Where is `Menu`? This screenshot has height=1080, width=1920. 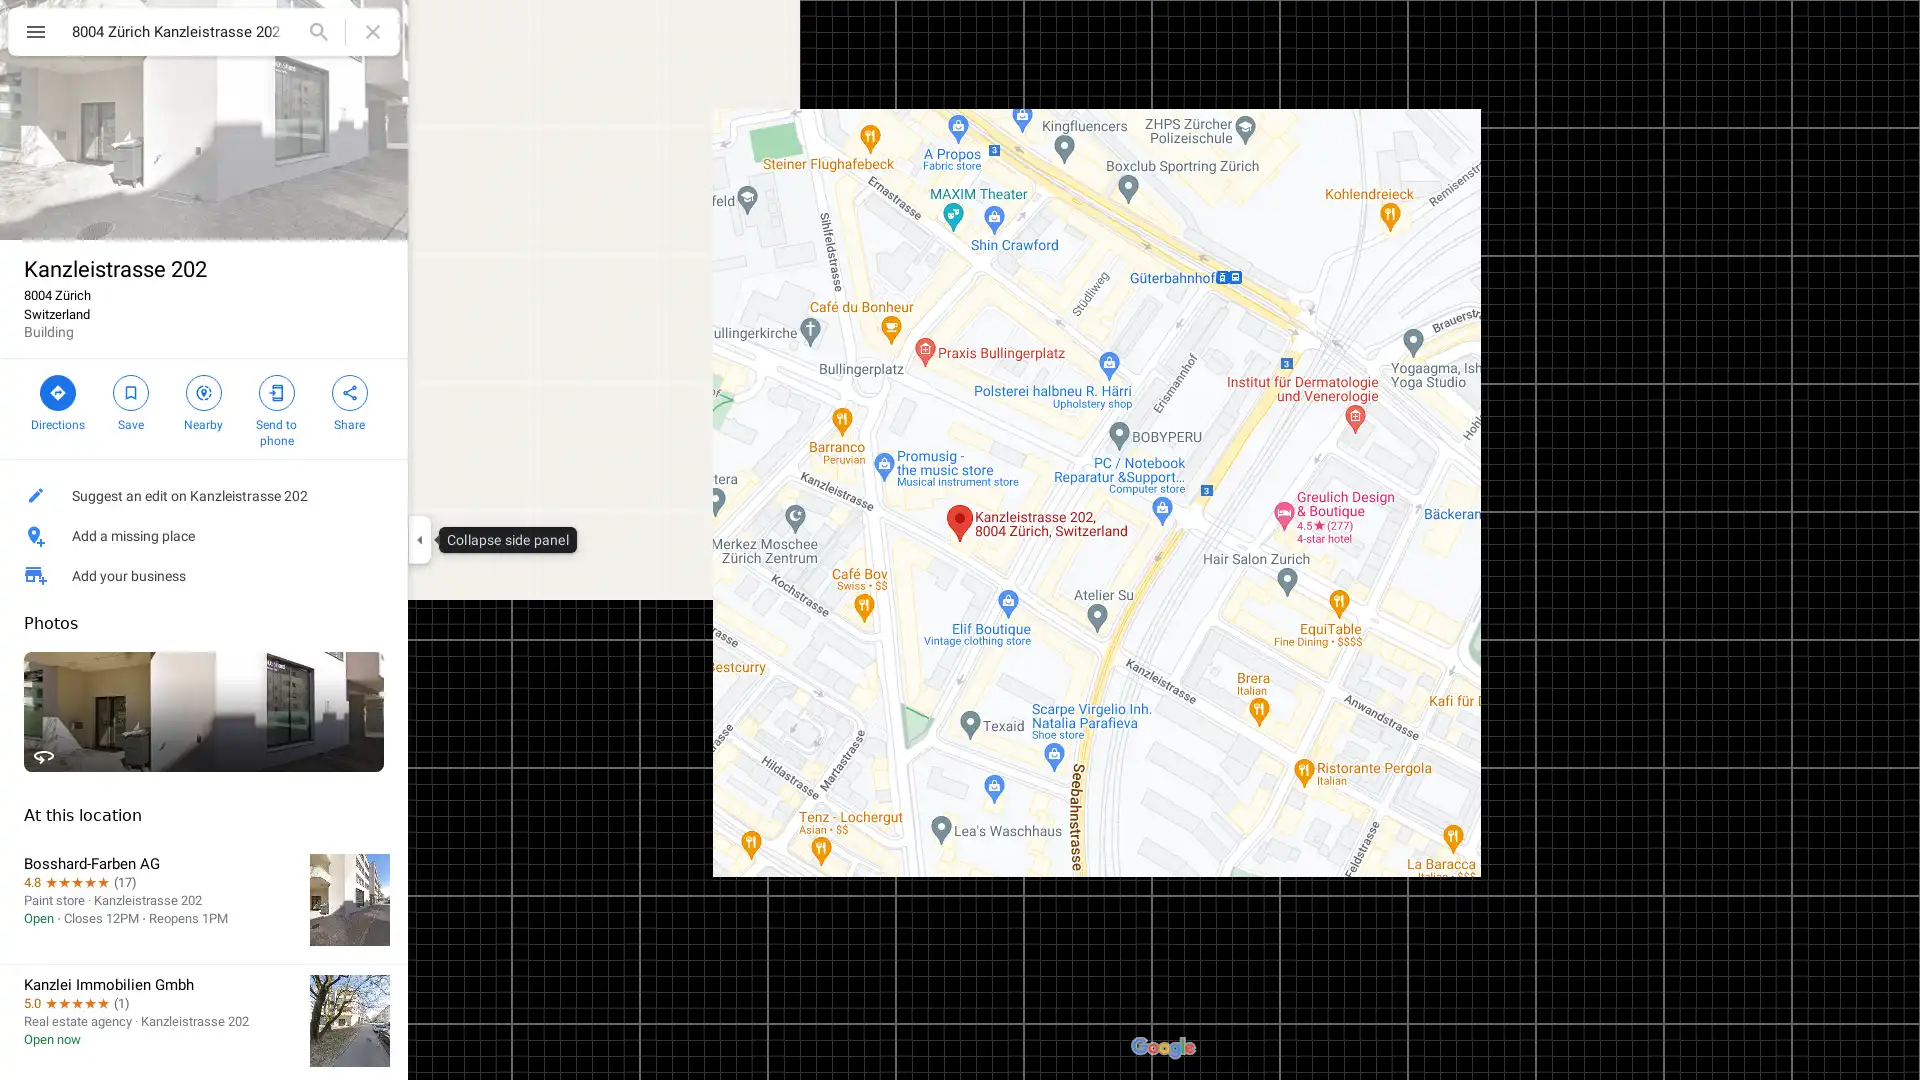
Menu is located at coordinates (35, 34).